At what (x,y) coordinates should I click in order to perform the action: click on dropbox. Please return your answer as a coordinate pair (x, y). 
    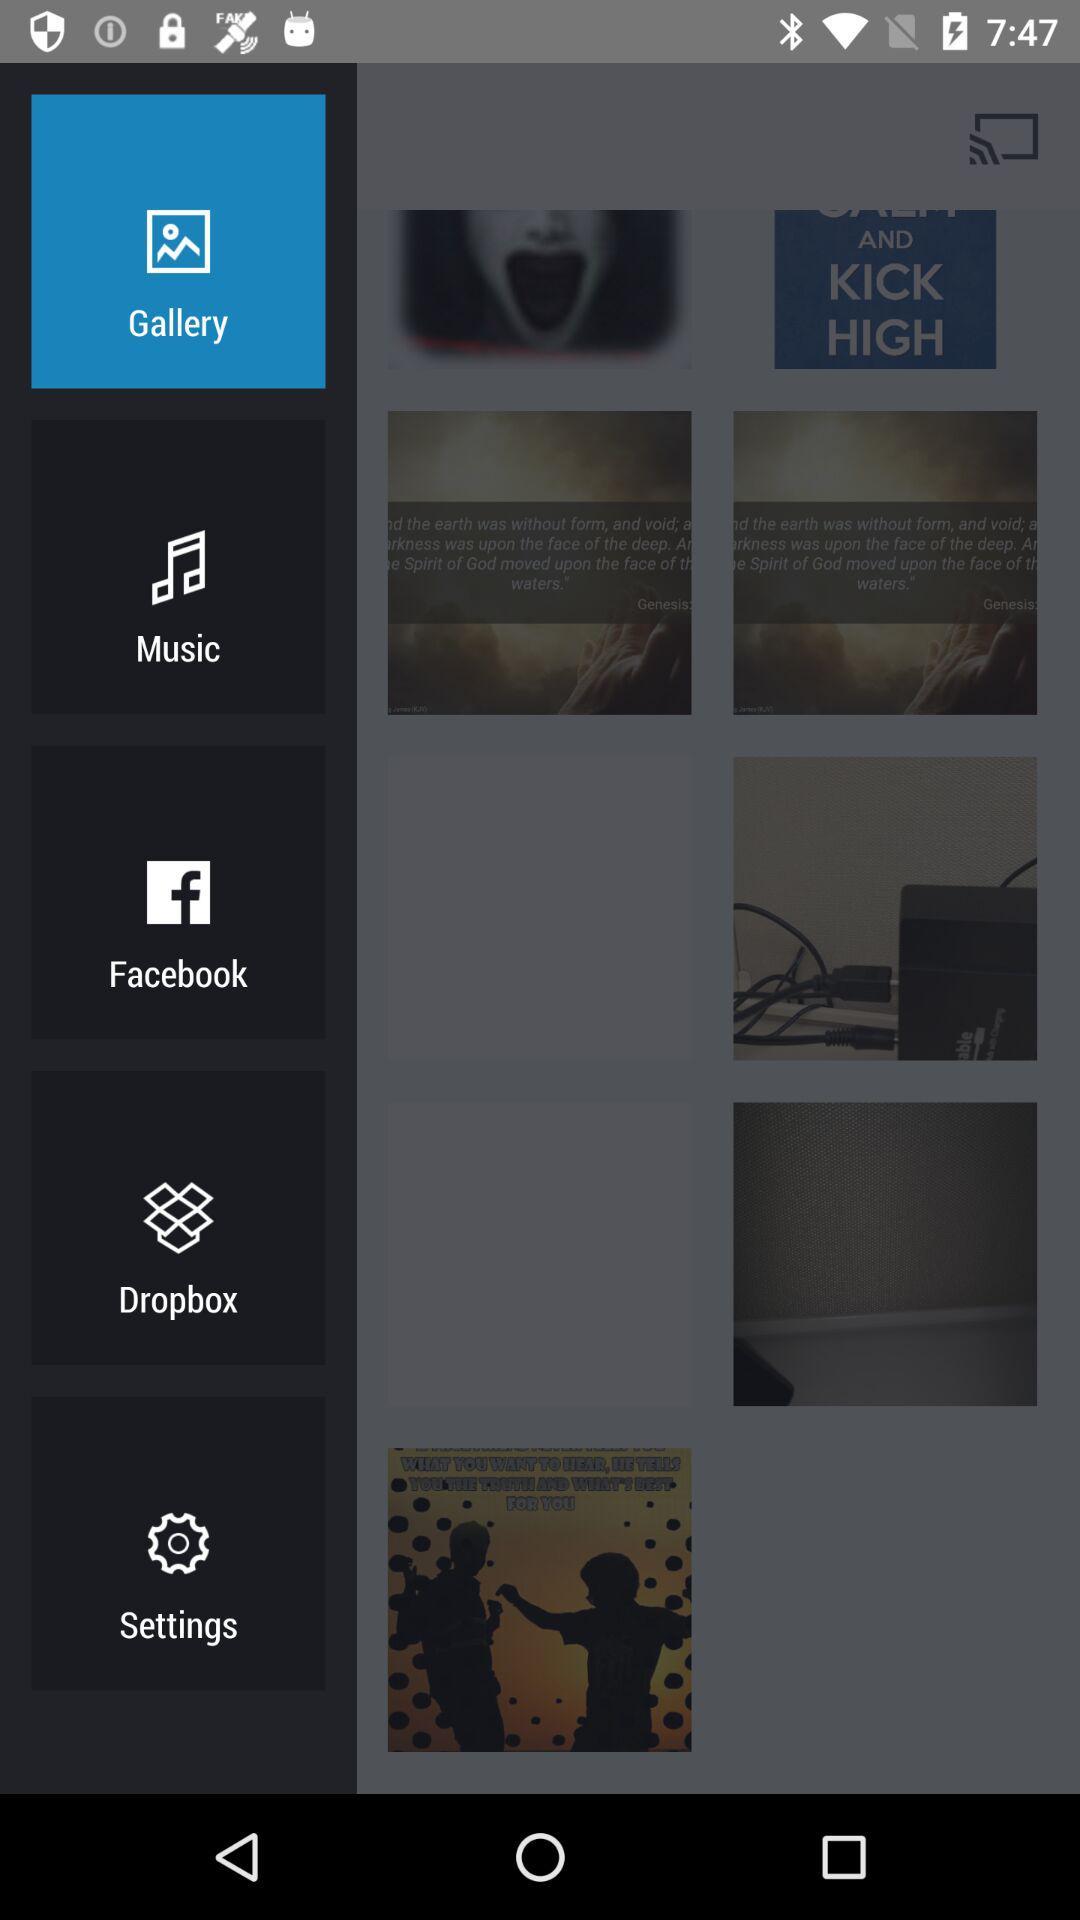
    Looking at the image, I should click on (177, 1298).